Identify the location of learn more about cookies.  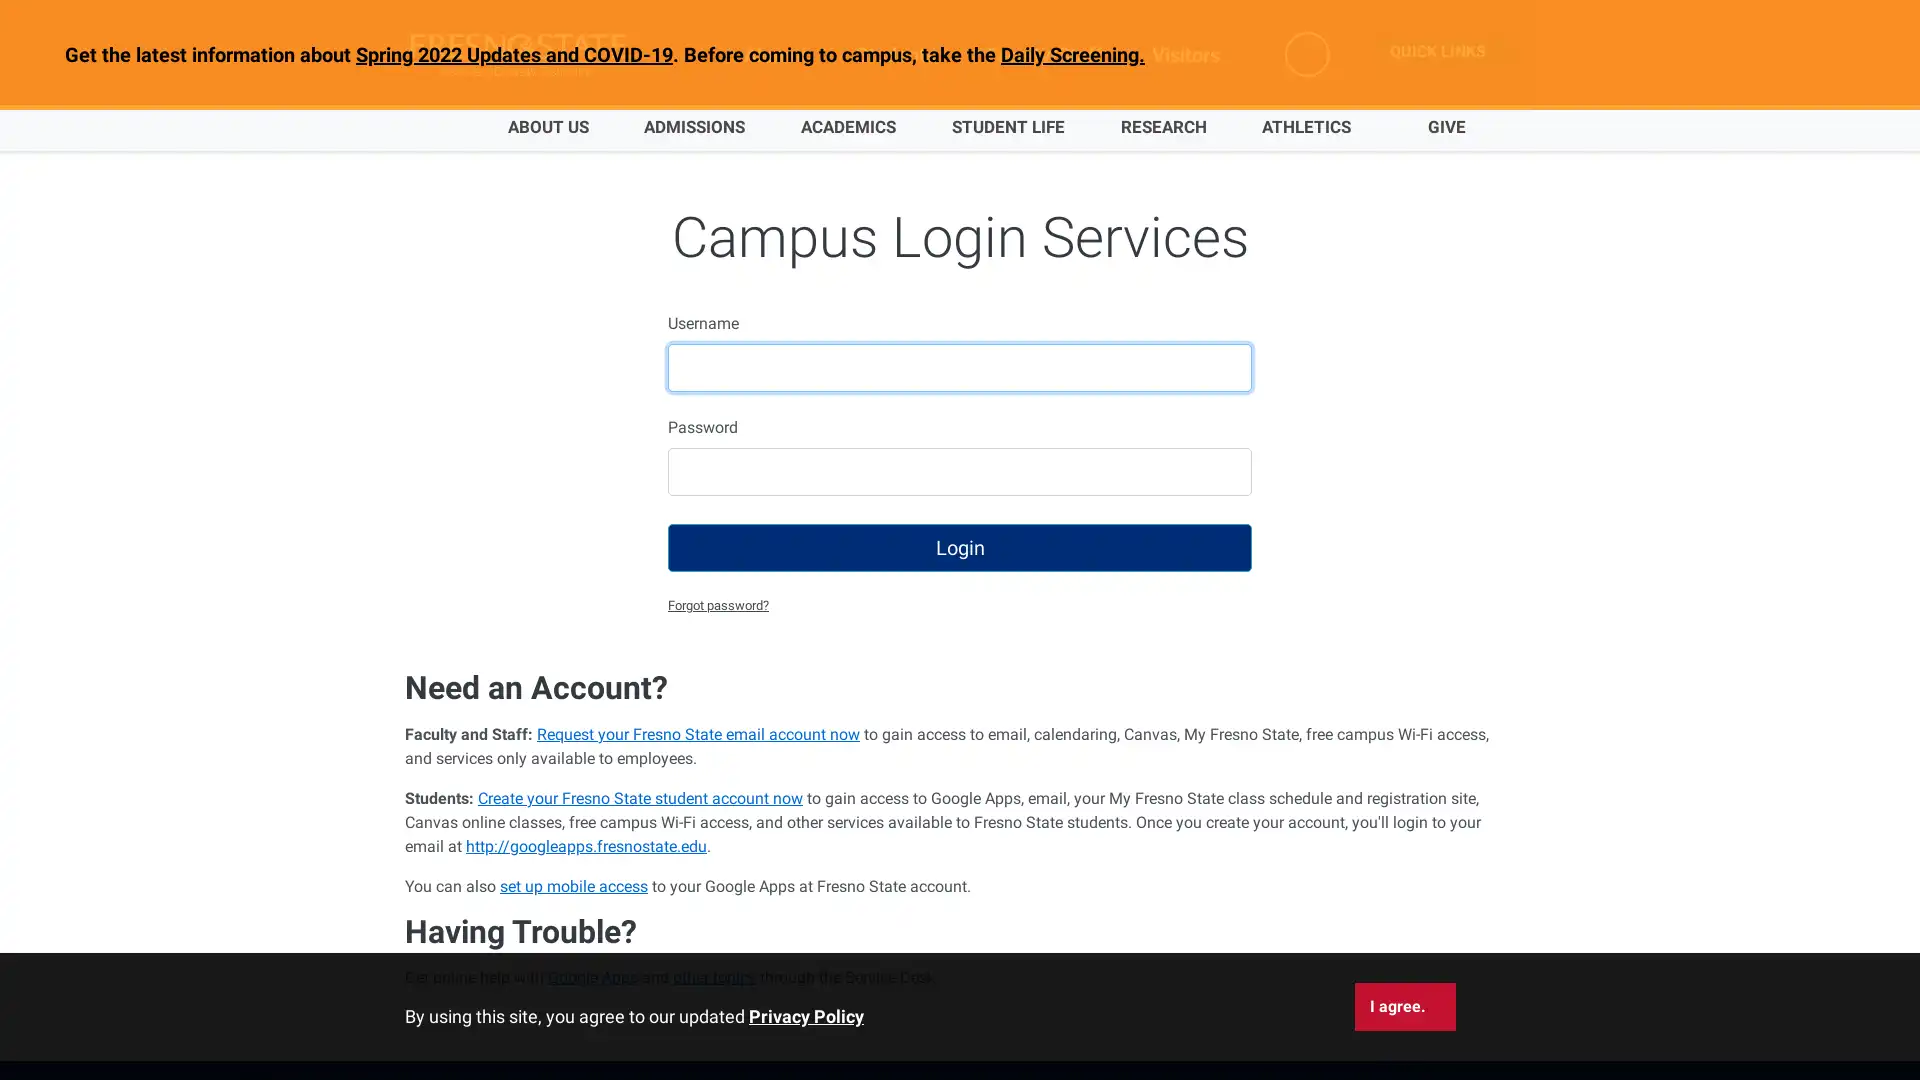
(806, 1016).